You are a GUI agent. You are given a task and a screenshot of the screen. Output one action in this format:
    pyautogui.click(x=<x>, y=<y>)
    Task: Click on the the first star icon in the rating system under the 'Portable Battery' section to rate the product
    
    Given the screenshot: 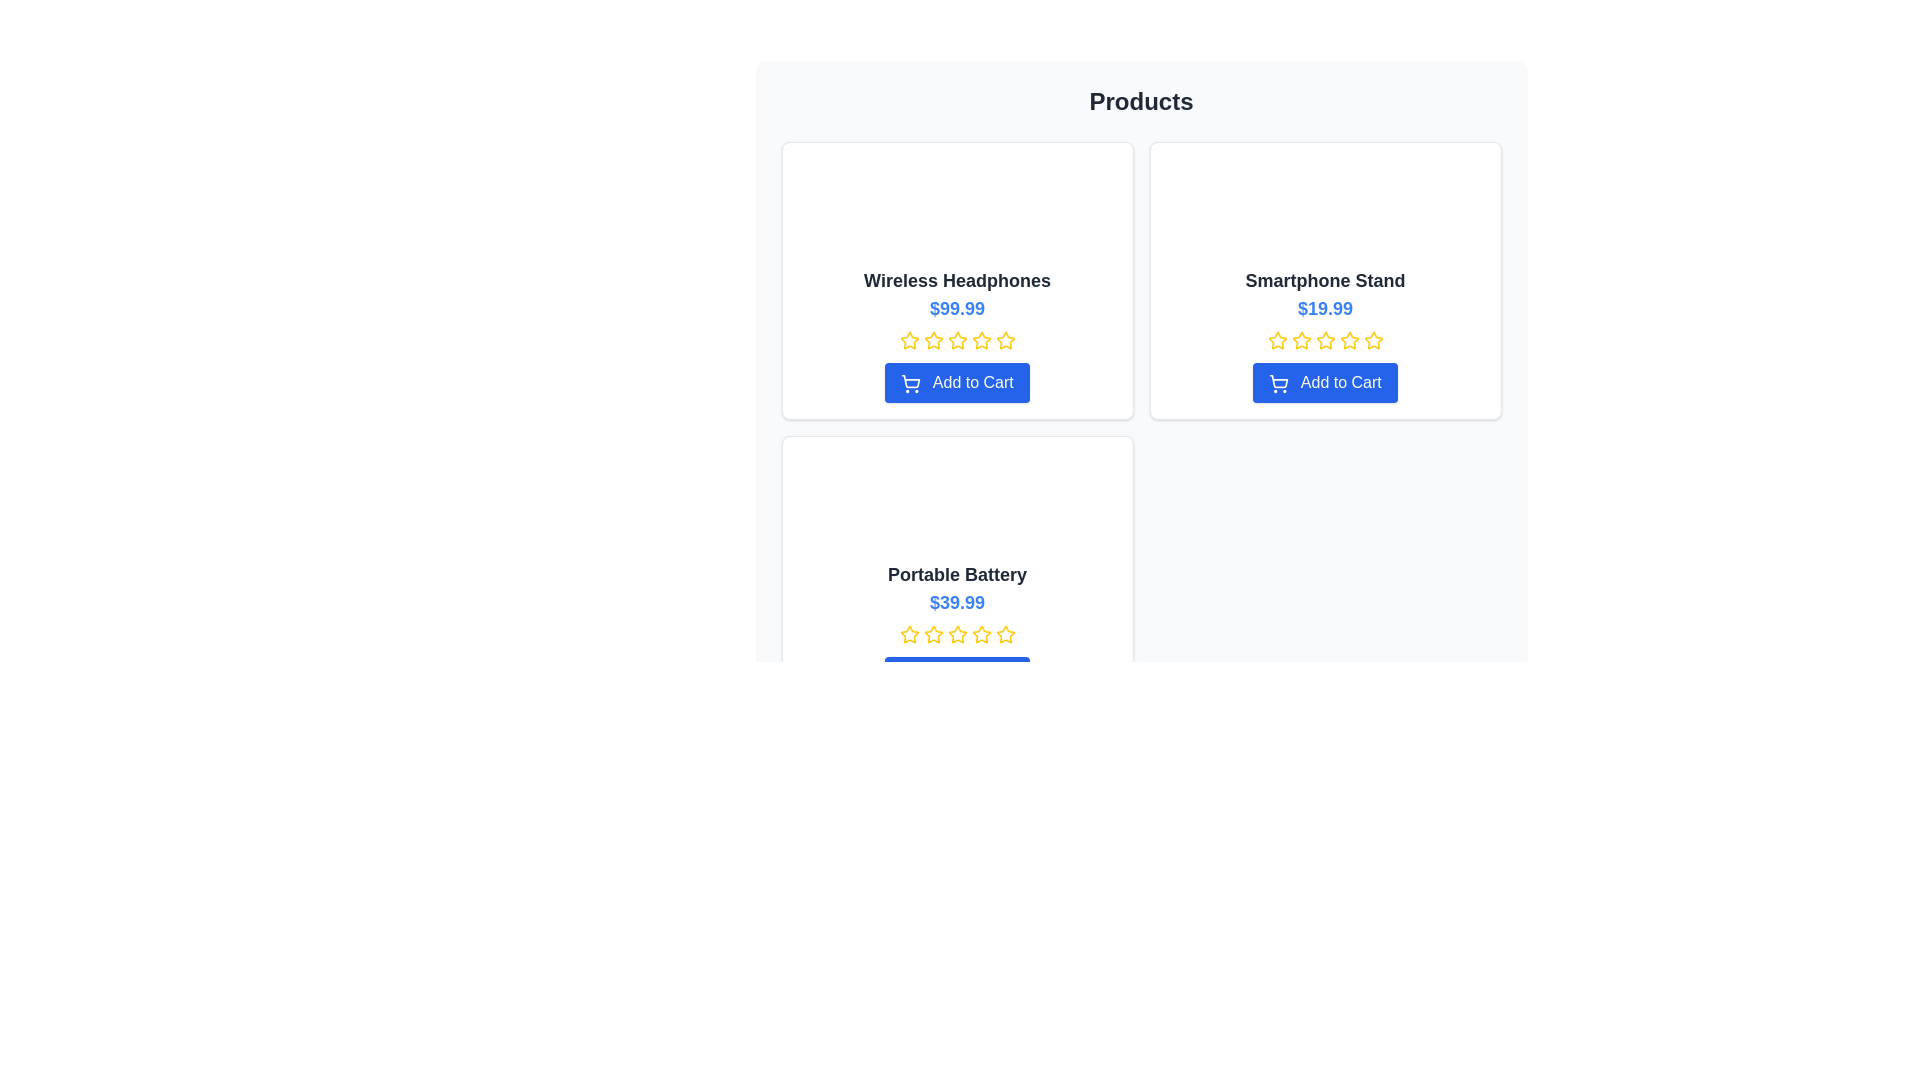 What is the action you would take?
    pyautogui.click(x=908, y=634)
    